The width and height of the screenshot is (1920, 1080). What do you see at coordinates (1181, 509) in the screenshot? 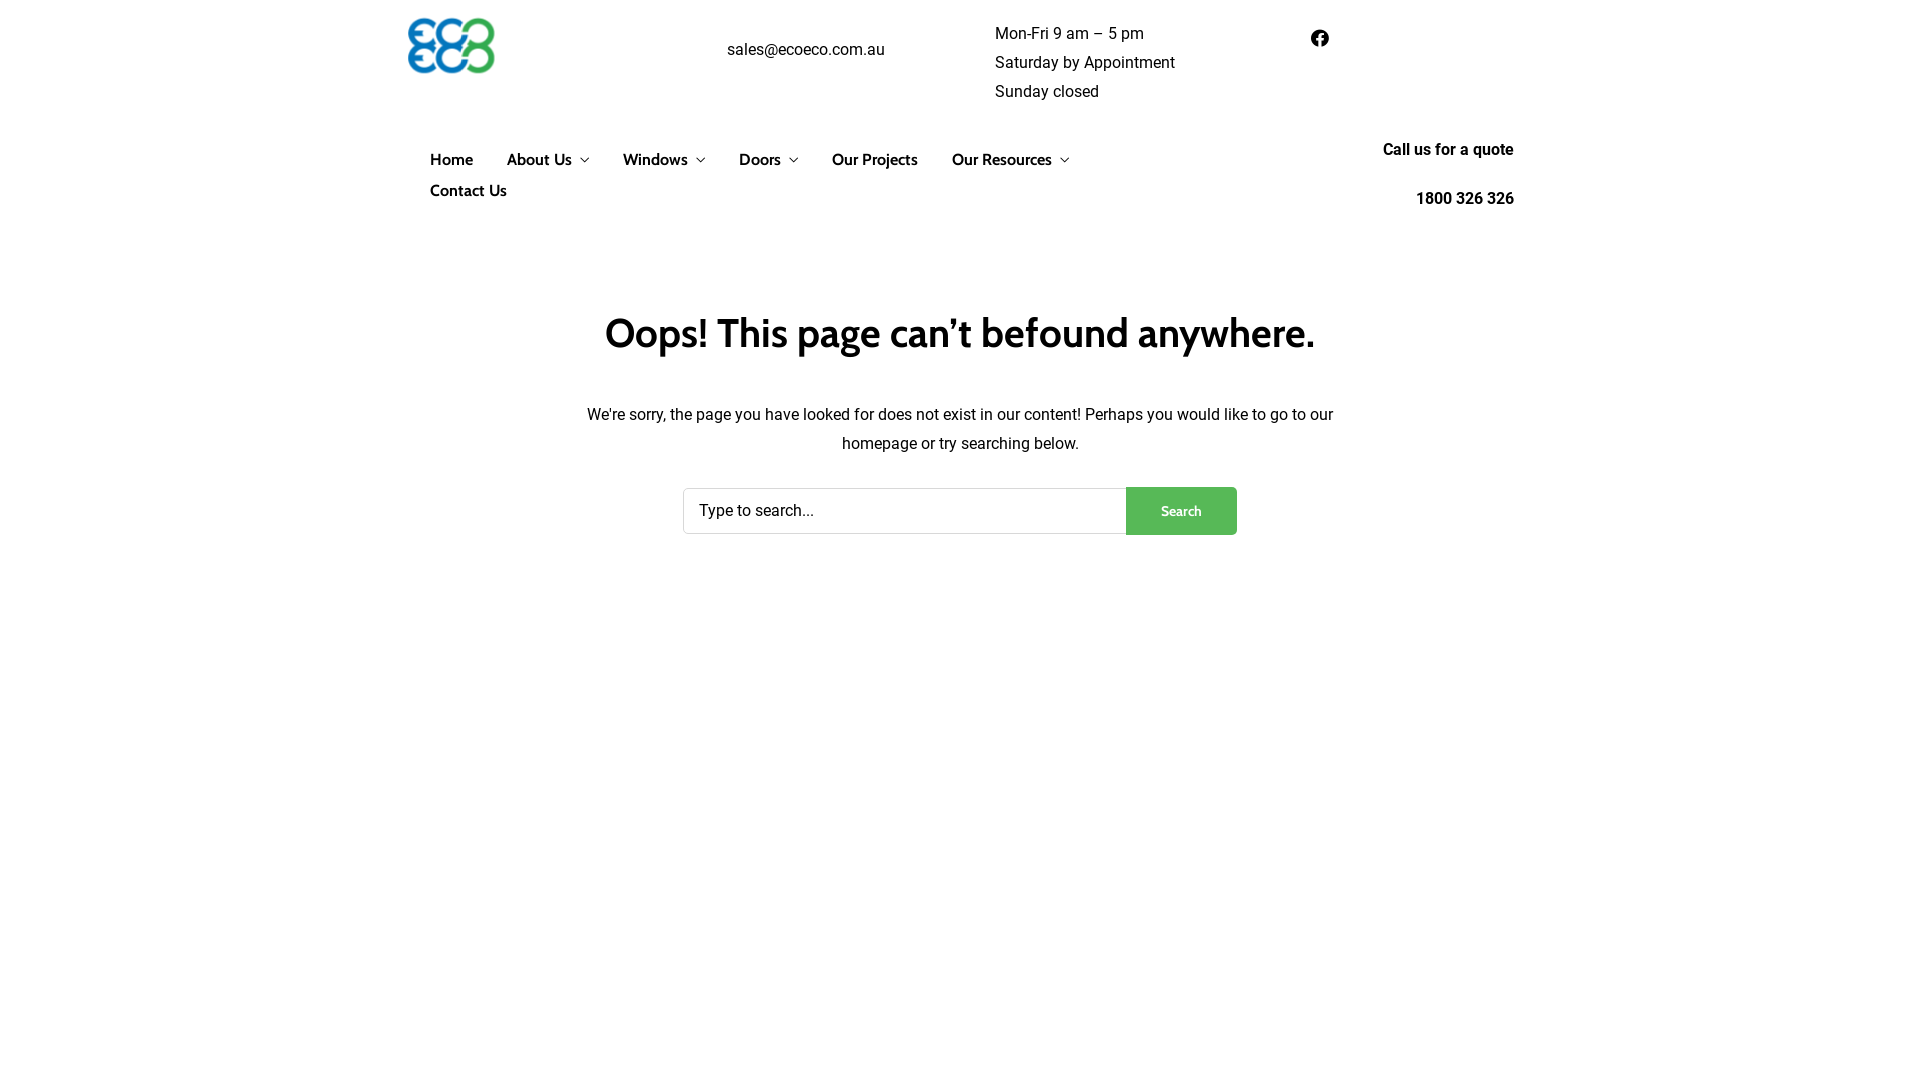
I see `'Search'` at bounding box center [1181, 509].